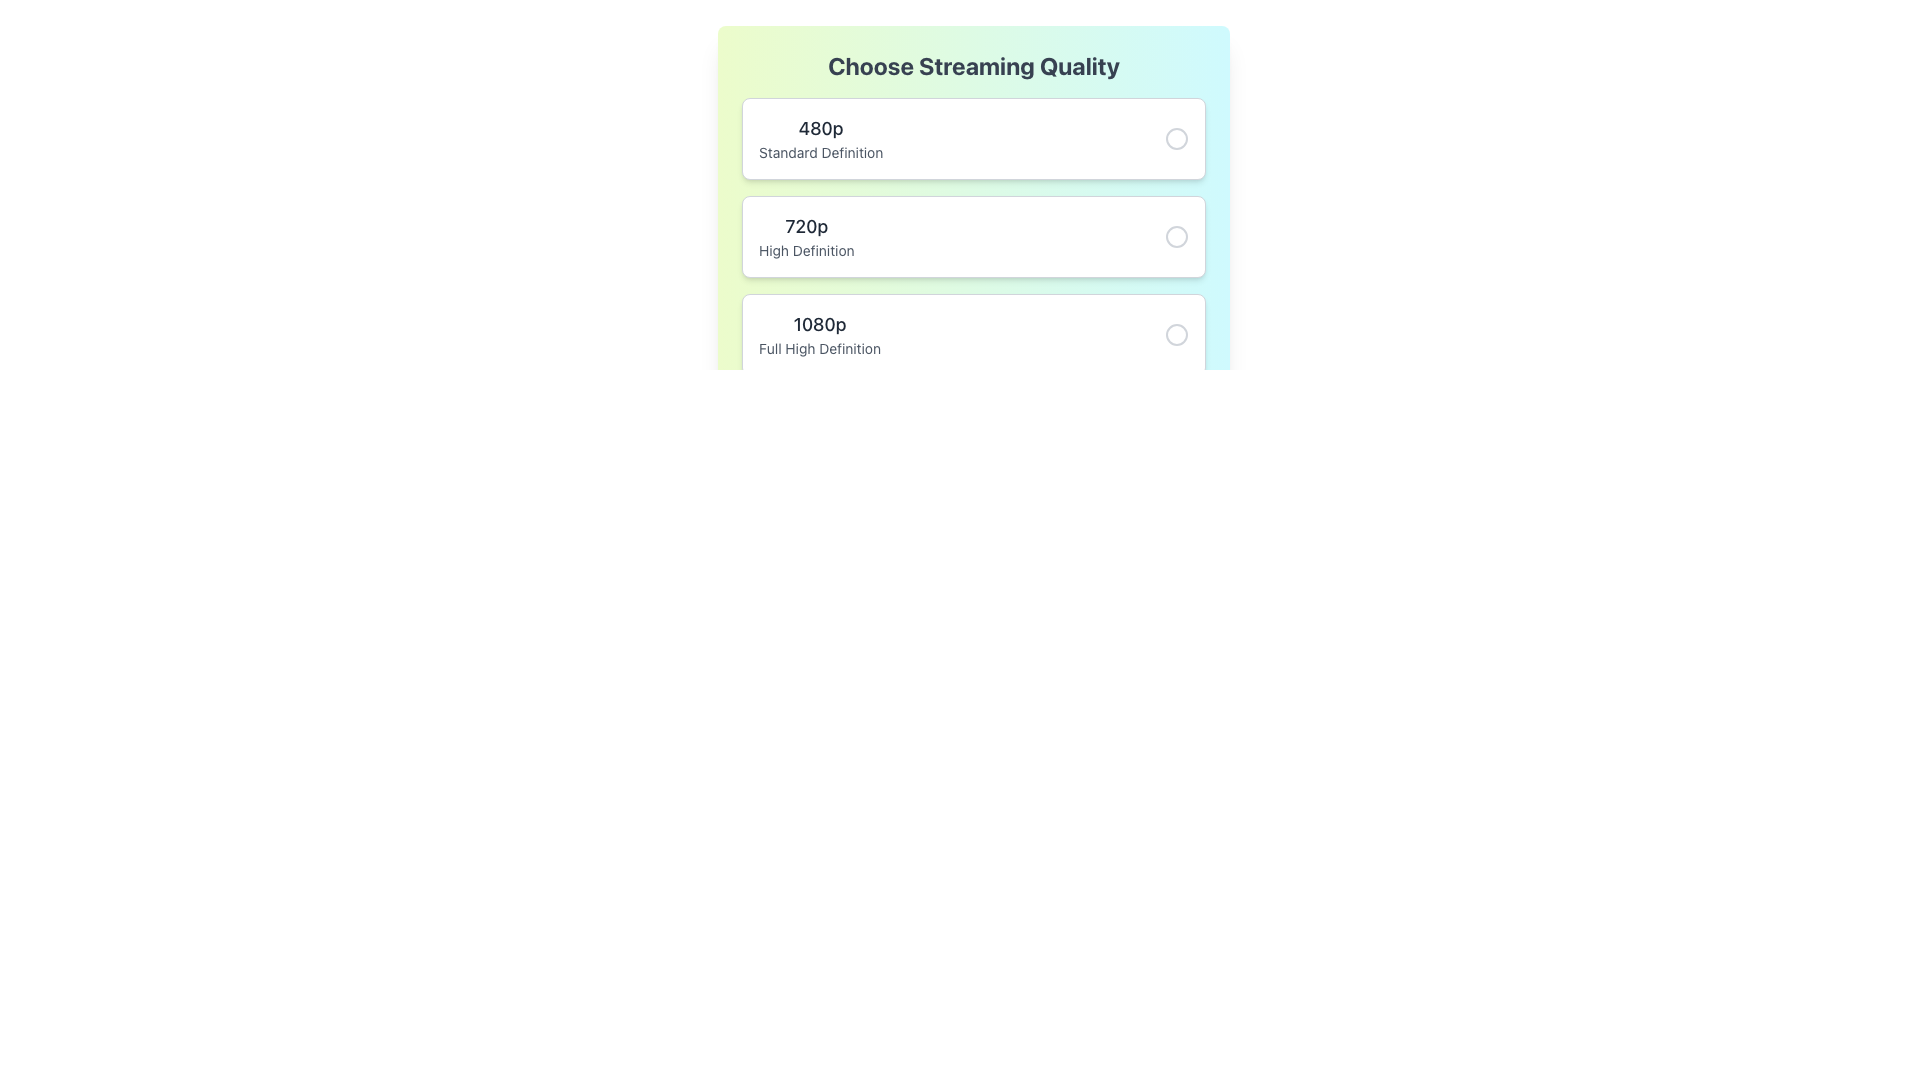 The width and height of the screenshot is (1920, 1080). What do you see at coordinates (1176, 137) in the screenshot?
I see `the circular SVG graphic element that is part of the '480p Standard Definition' selectable option in the UI` at bounding box center [1176, 137].